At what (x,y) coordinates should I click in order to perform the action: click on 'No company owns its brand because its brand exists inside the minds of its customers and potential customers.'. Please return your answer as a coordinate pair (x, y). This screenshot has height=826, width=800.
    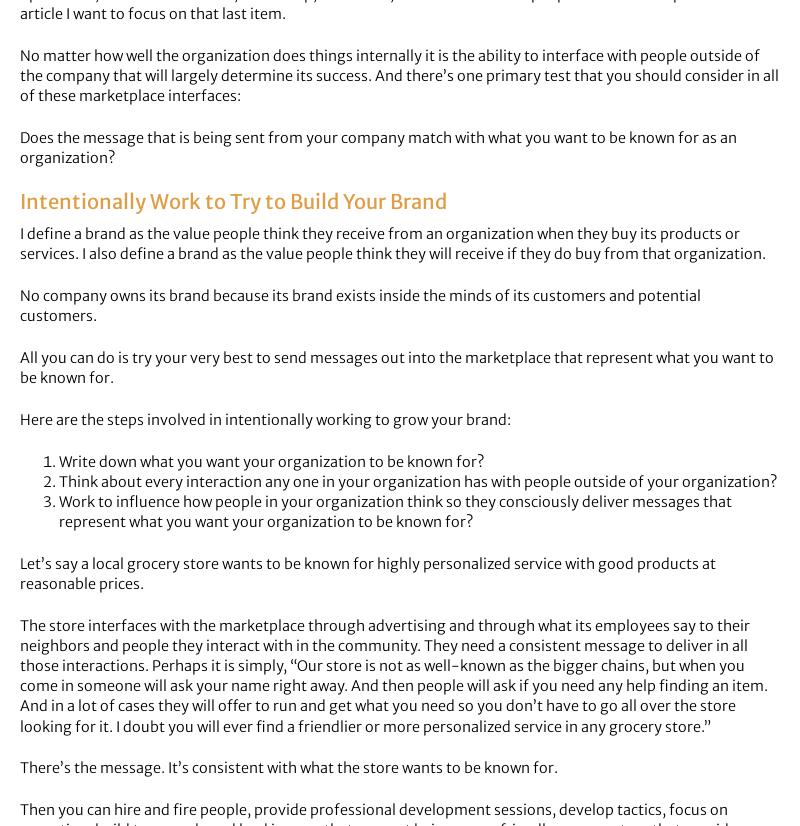
    Looking at the image, I should click on (360, 306).